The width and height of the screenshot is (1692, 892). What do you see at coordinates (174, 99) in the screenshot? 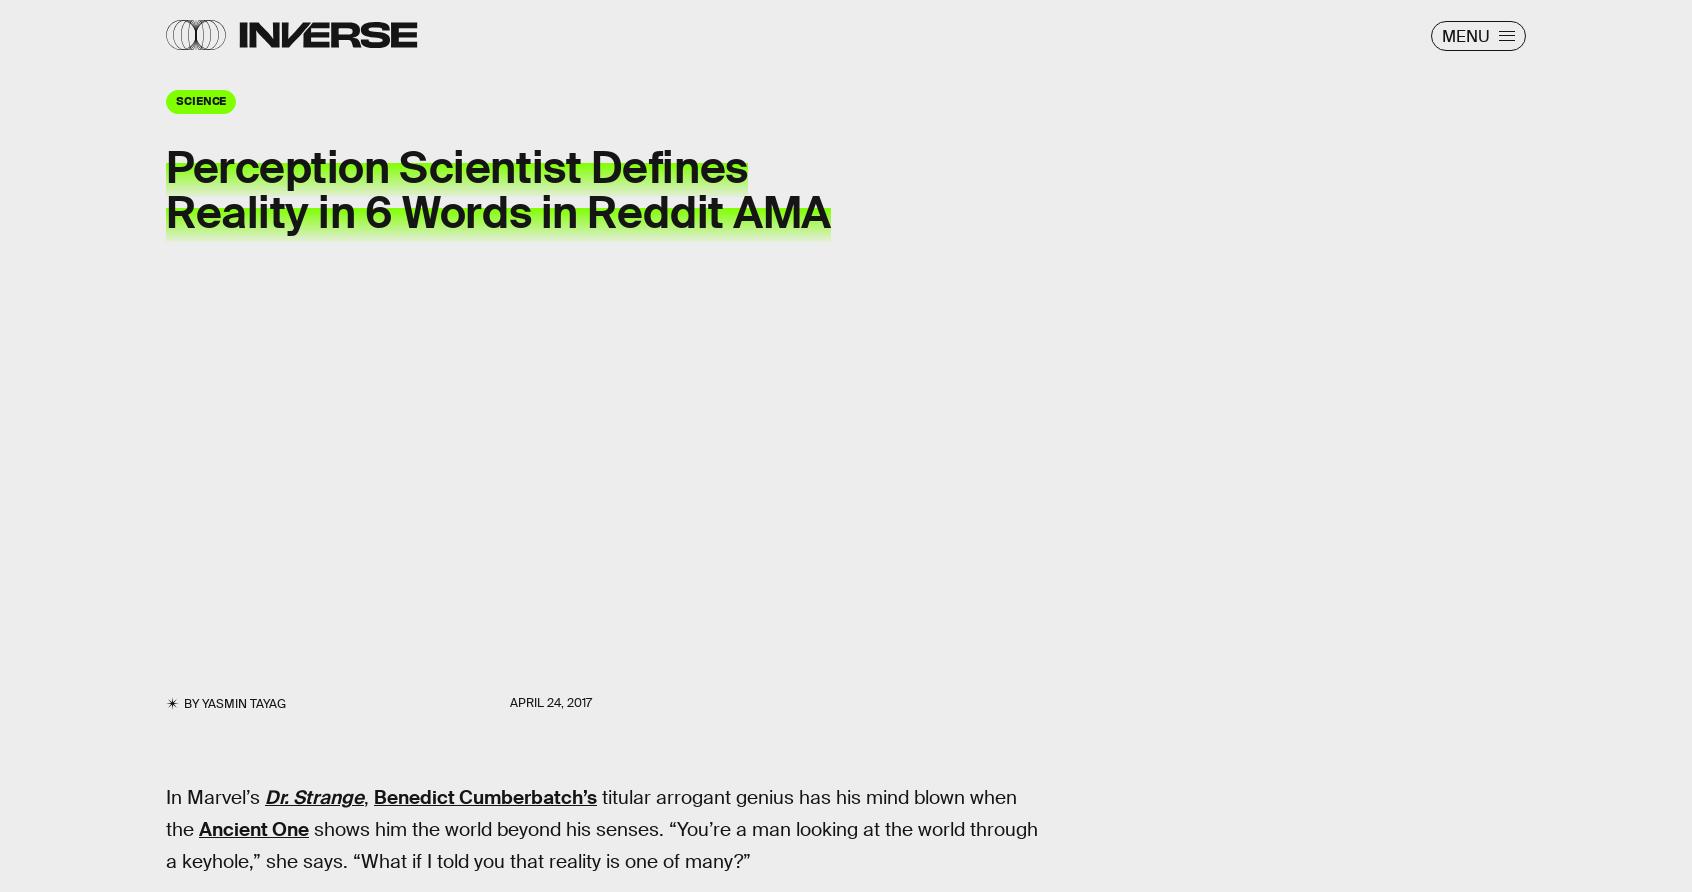
I see `'Science'` at bounding box center [174, 99].